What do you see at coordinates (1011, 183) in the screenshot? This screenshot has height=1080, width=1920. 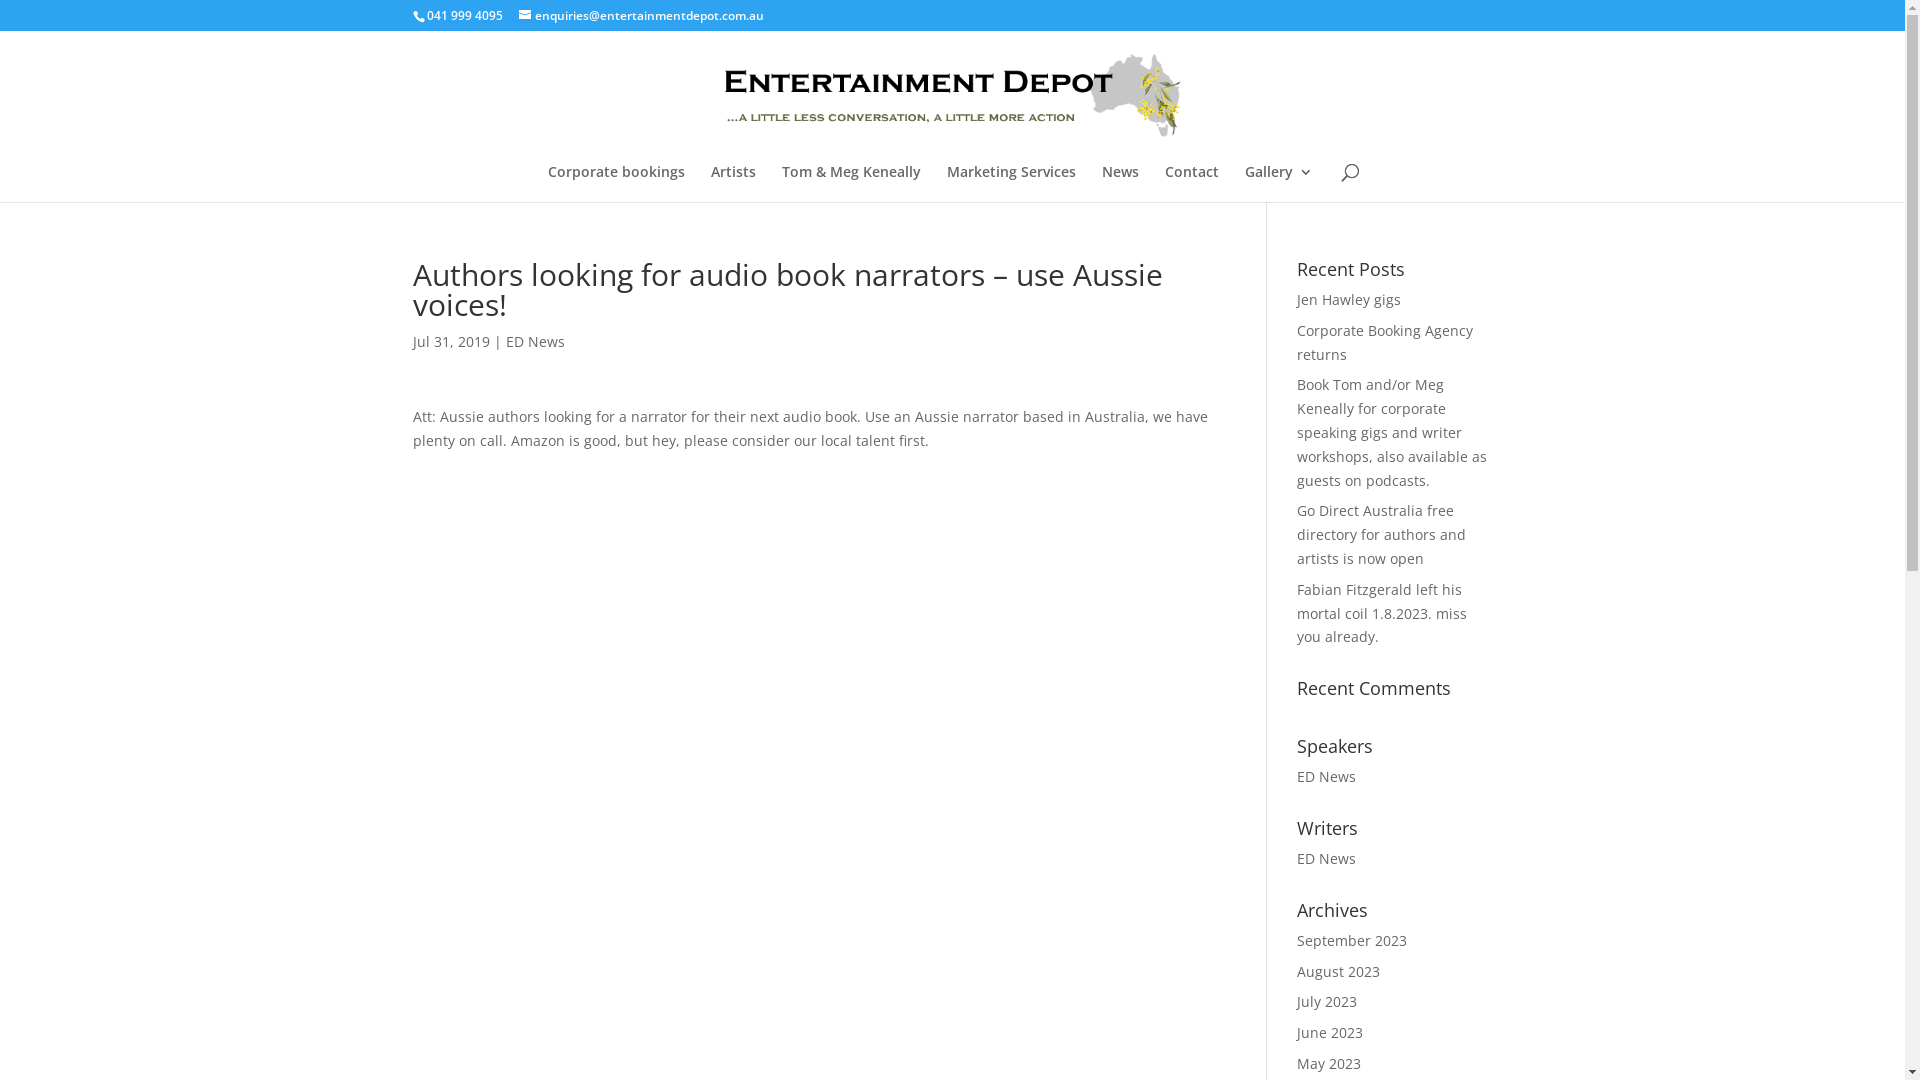 I see `'Marketing Services'` at bounding box center [1011, 183].